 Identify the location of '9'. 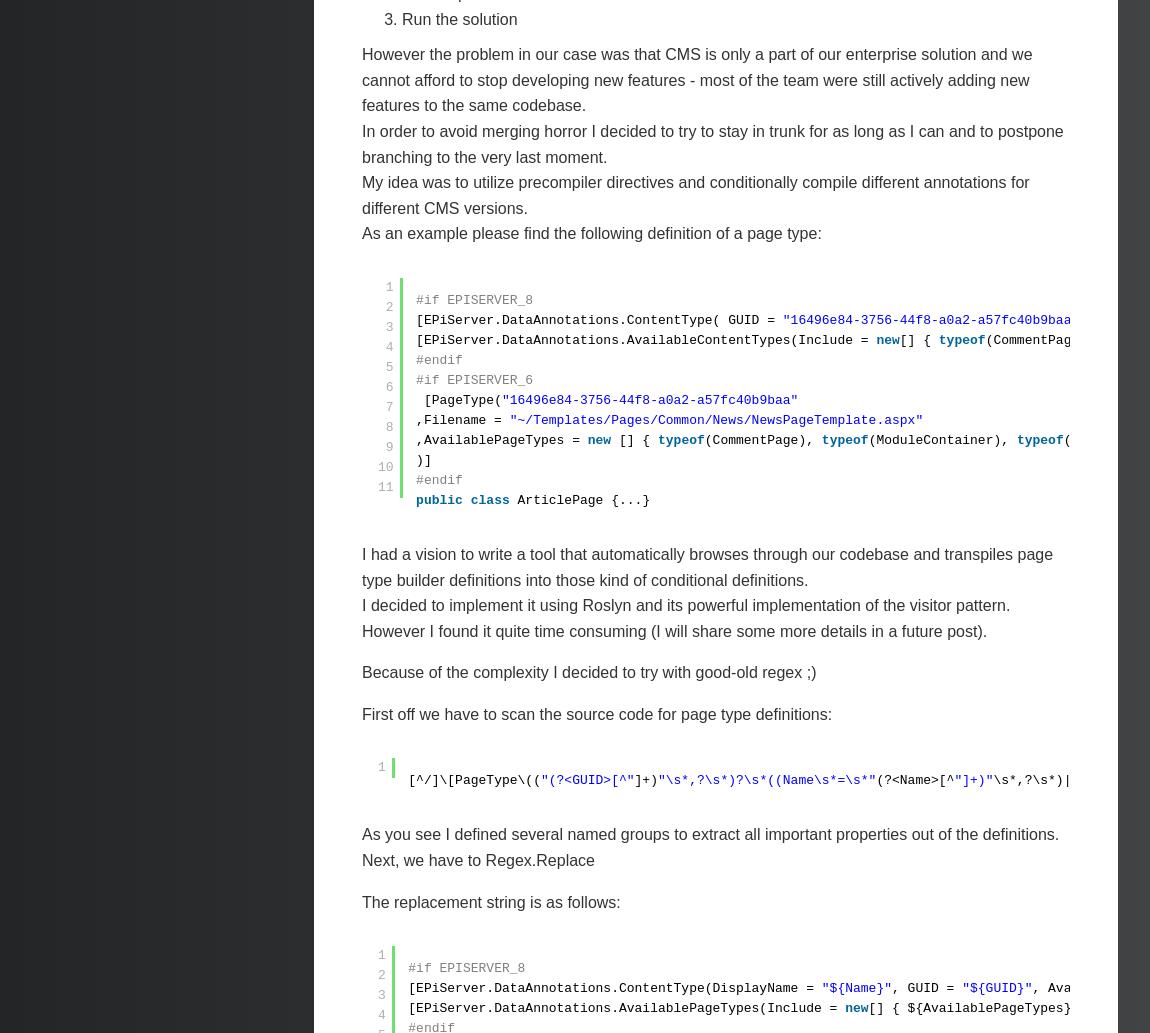
(389, 446).